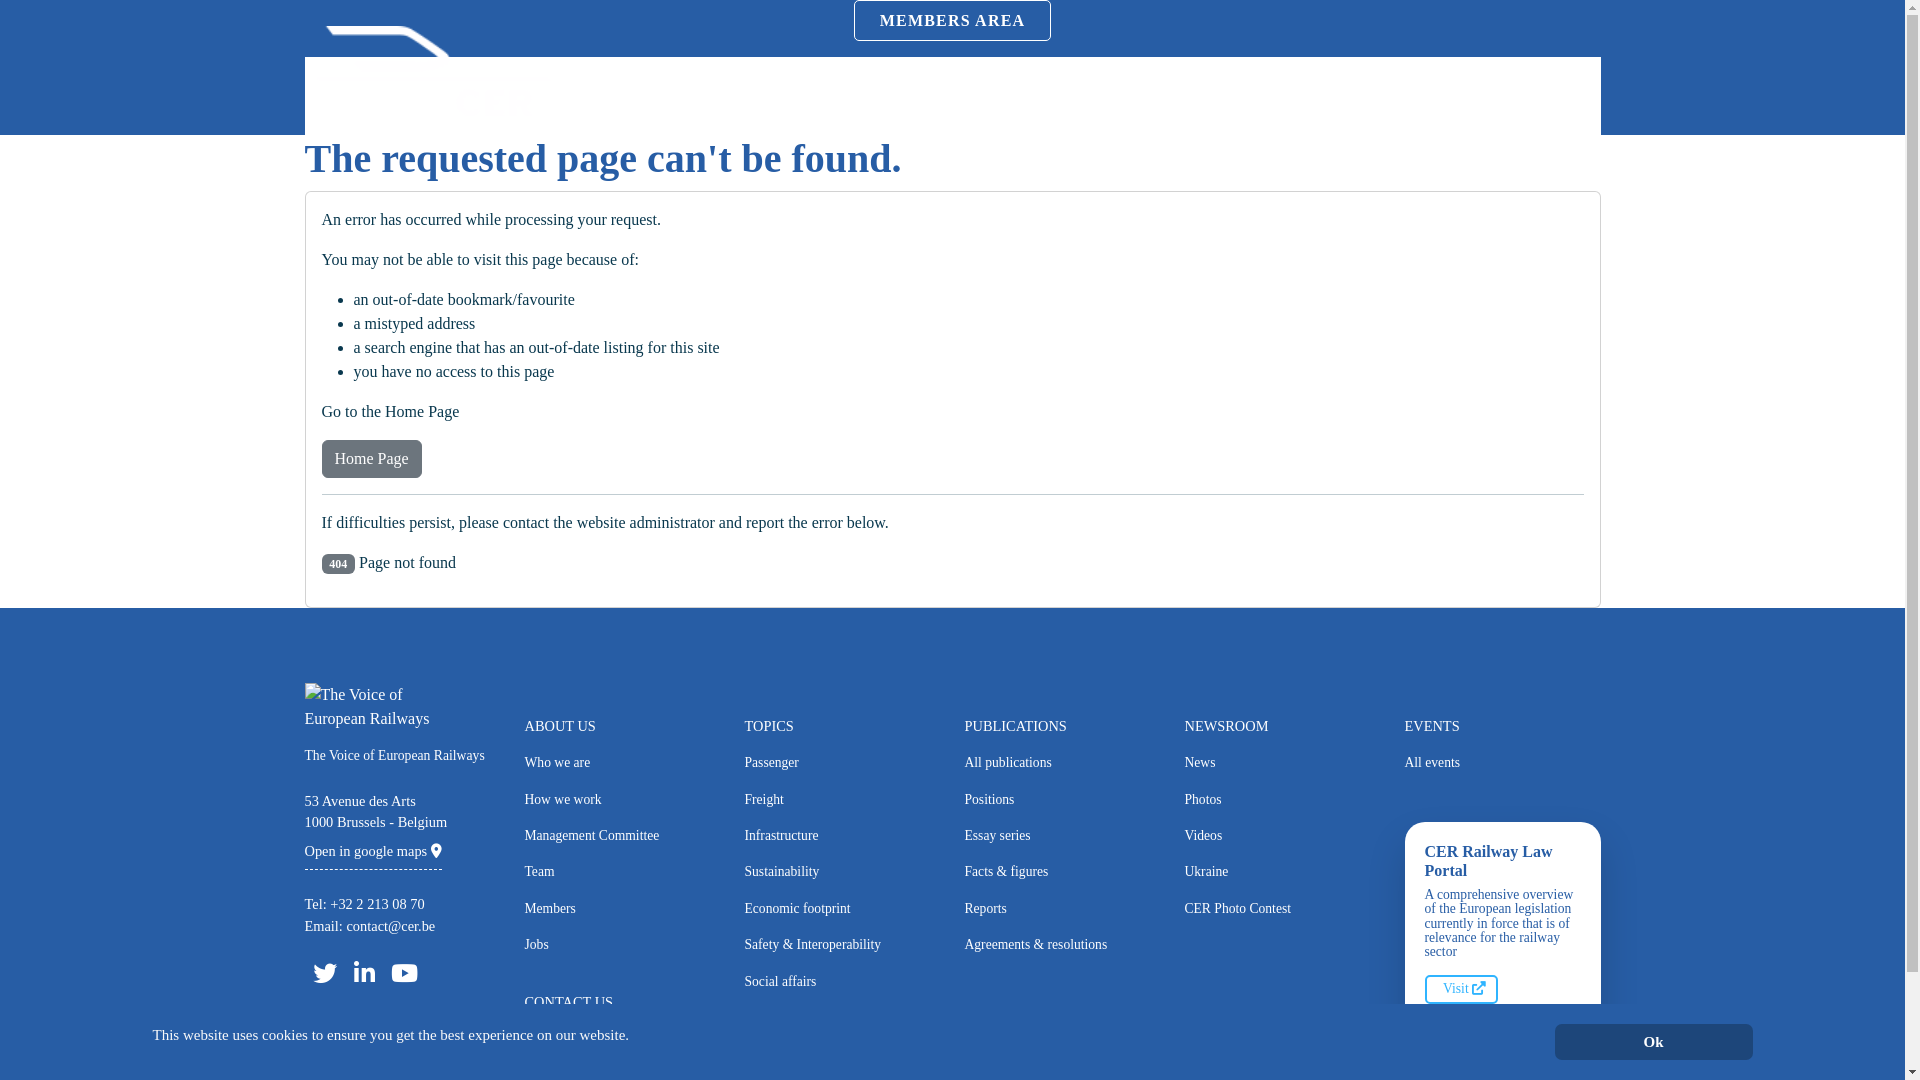 Image resolution: width=1920 pixels, height=1080 pixels. What do you see at coordinates (1281, 836) in the screenshot?
I see `'Videos'` at bounding box center [1281, 836].